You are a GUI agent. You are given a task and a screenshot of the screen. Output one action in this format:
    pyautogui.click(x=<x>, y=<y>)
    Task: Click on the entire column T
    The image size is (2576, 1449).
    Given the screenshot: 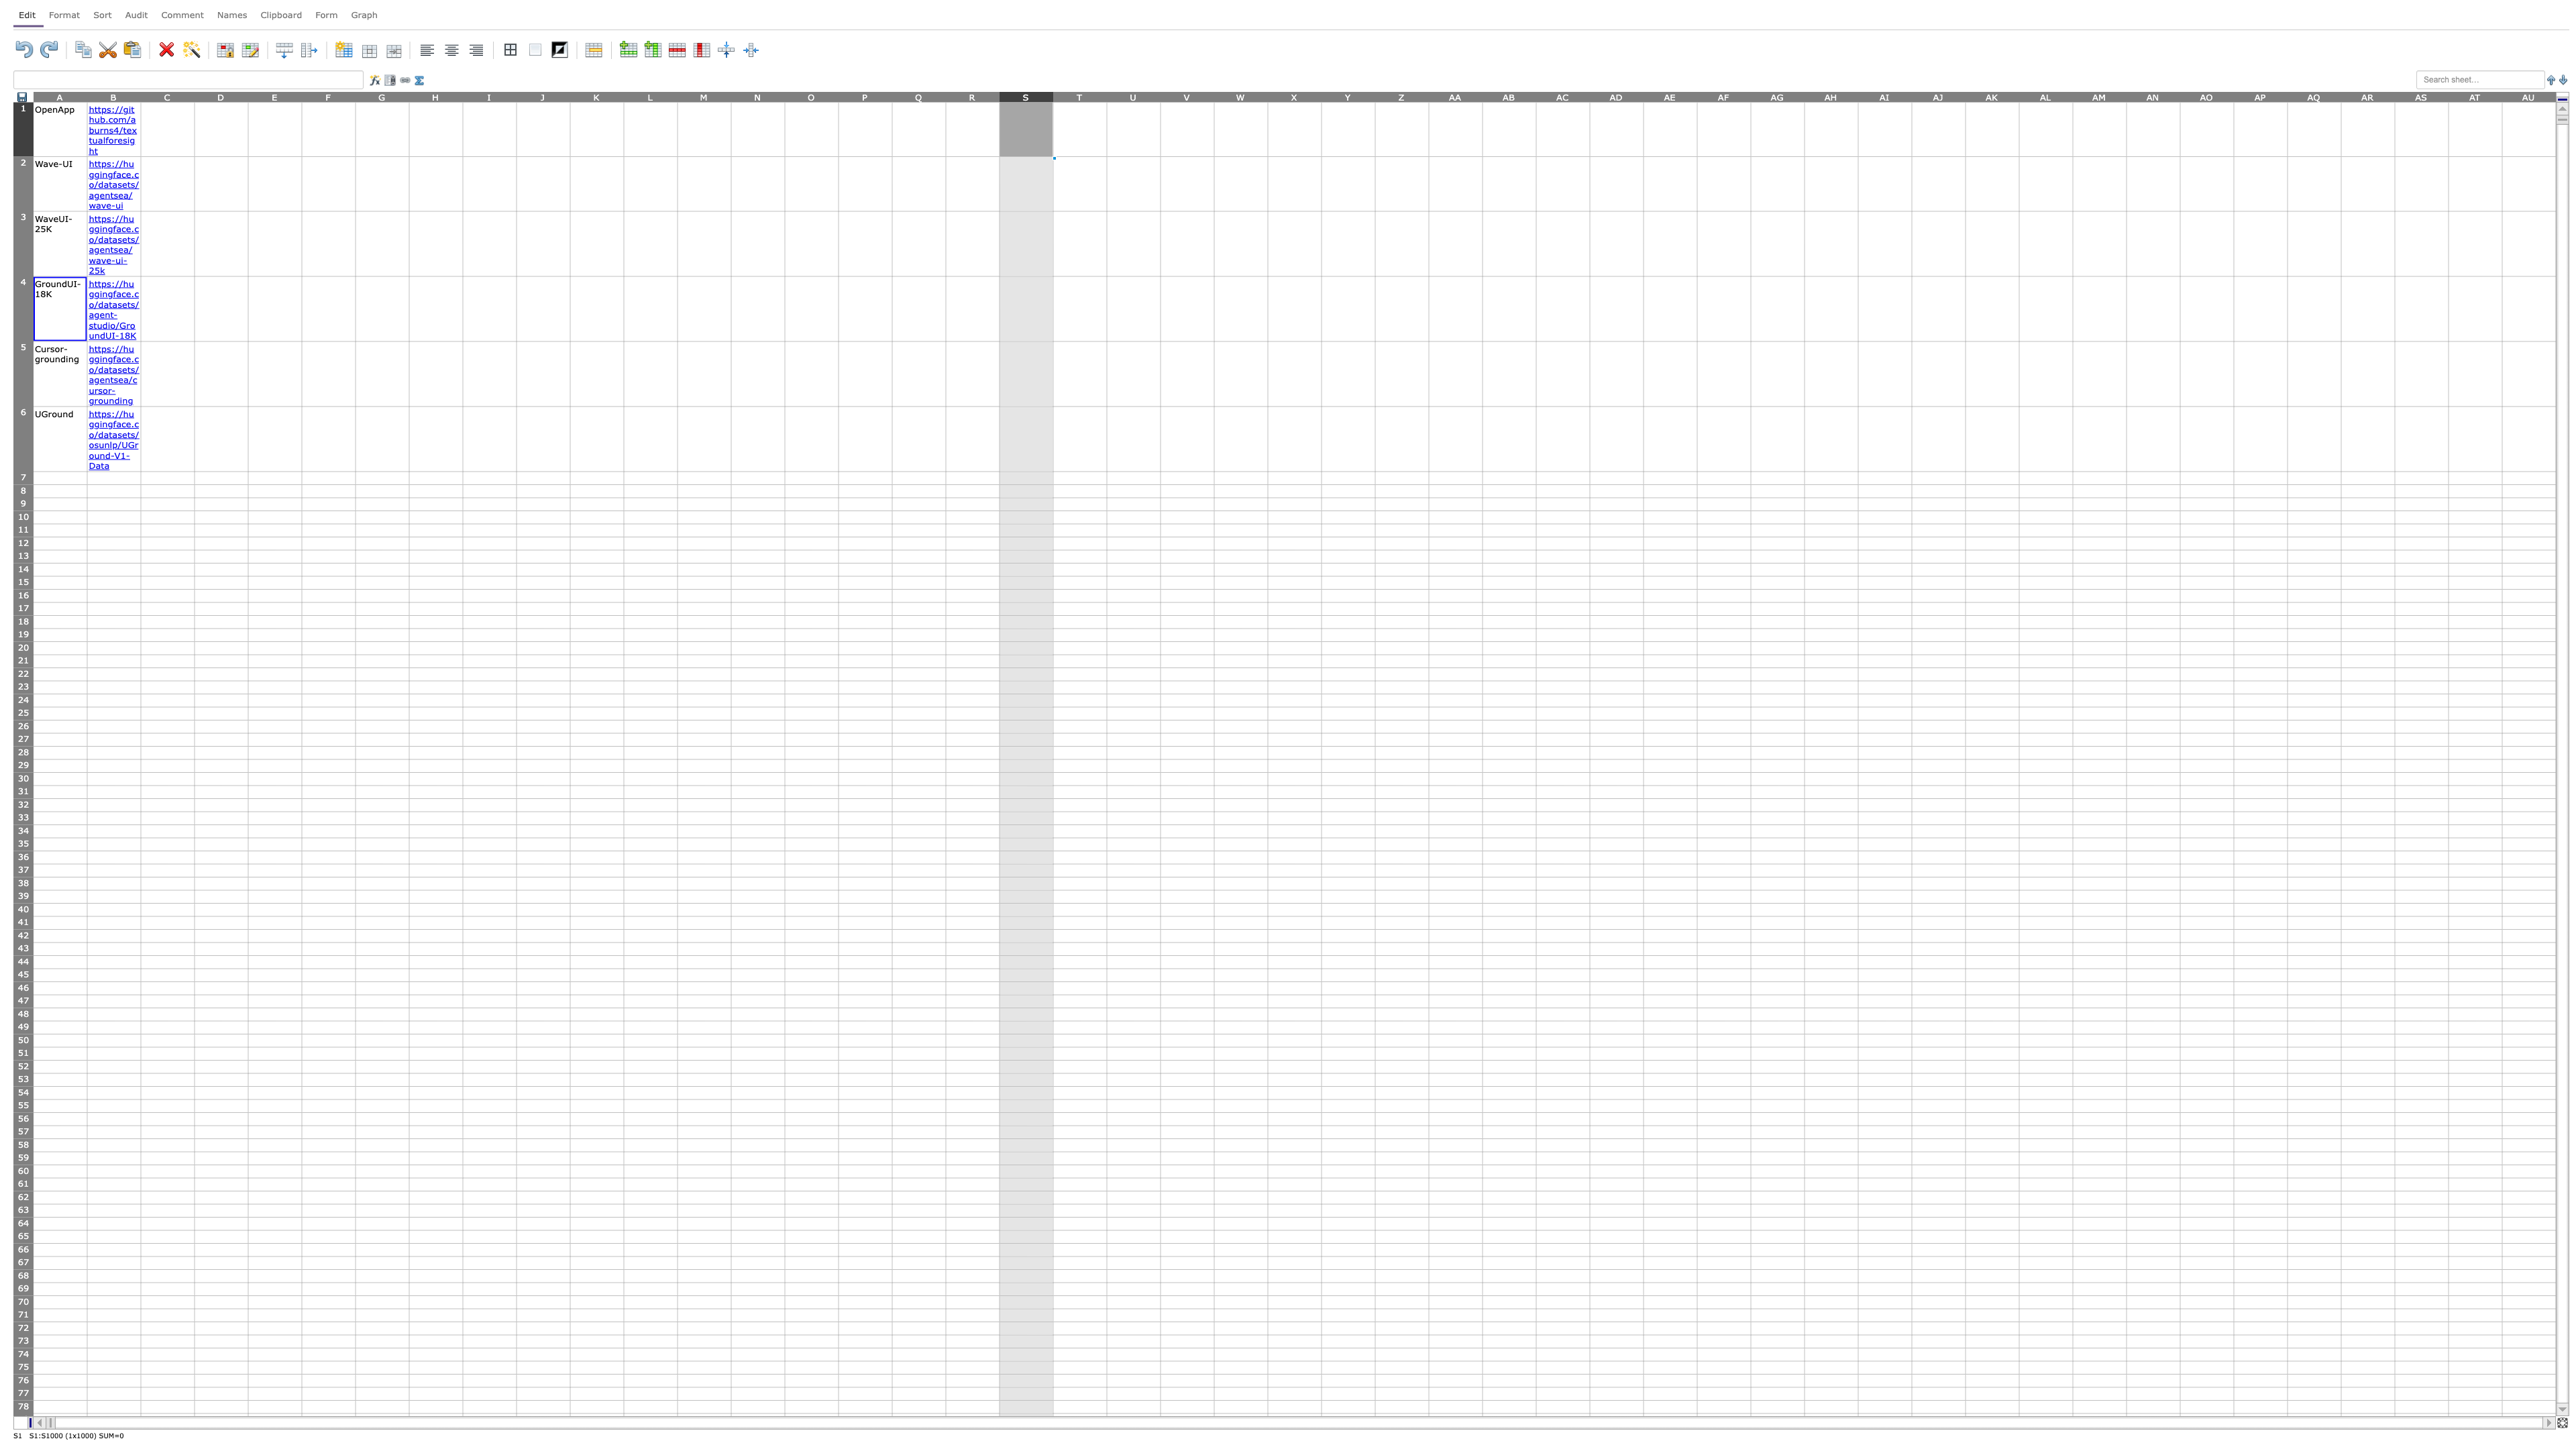 What is the action you would take?
    pyautogui.click(x=1080, y=95)
    